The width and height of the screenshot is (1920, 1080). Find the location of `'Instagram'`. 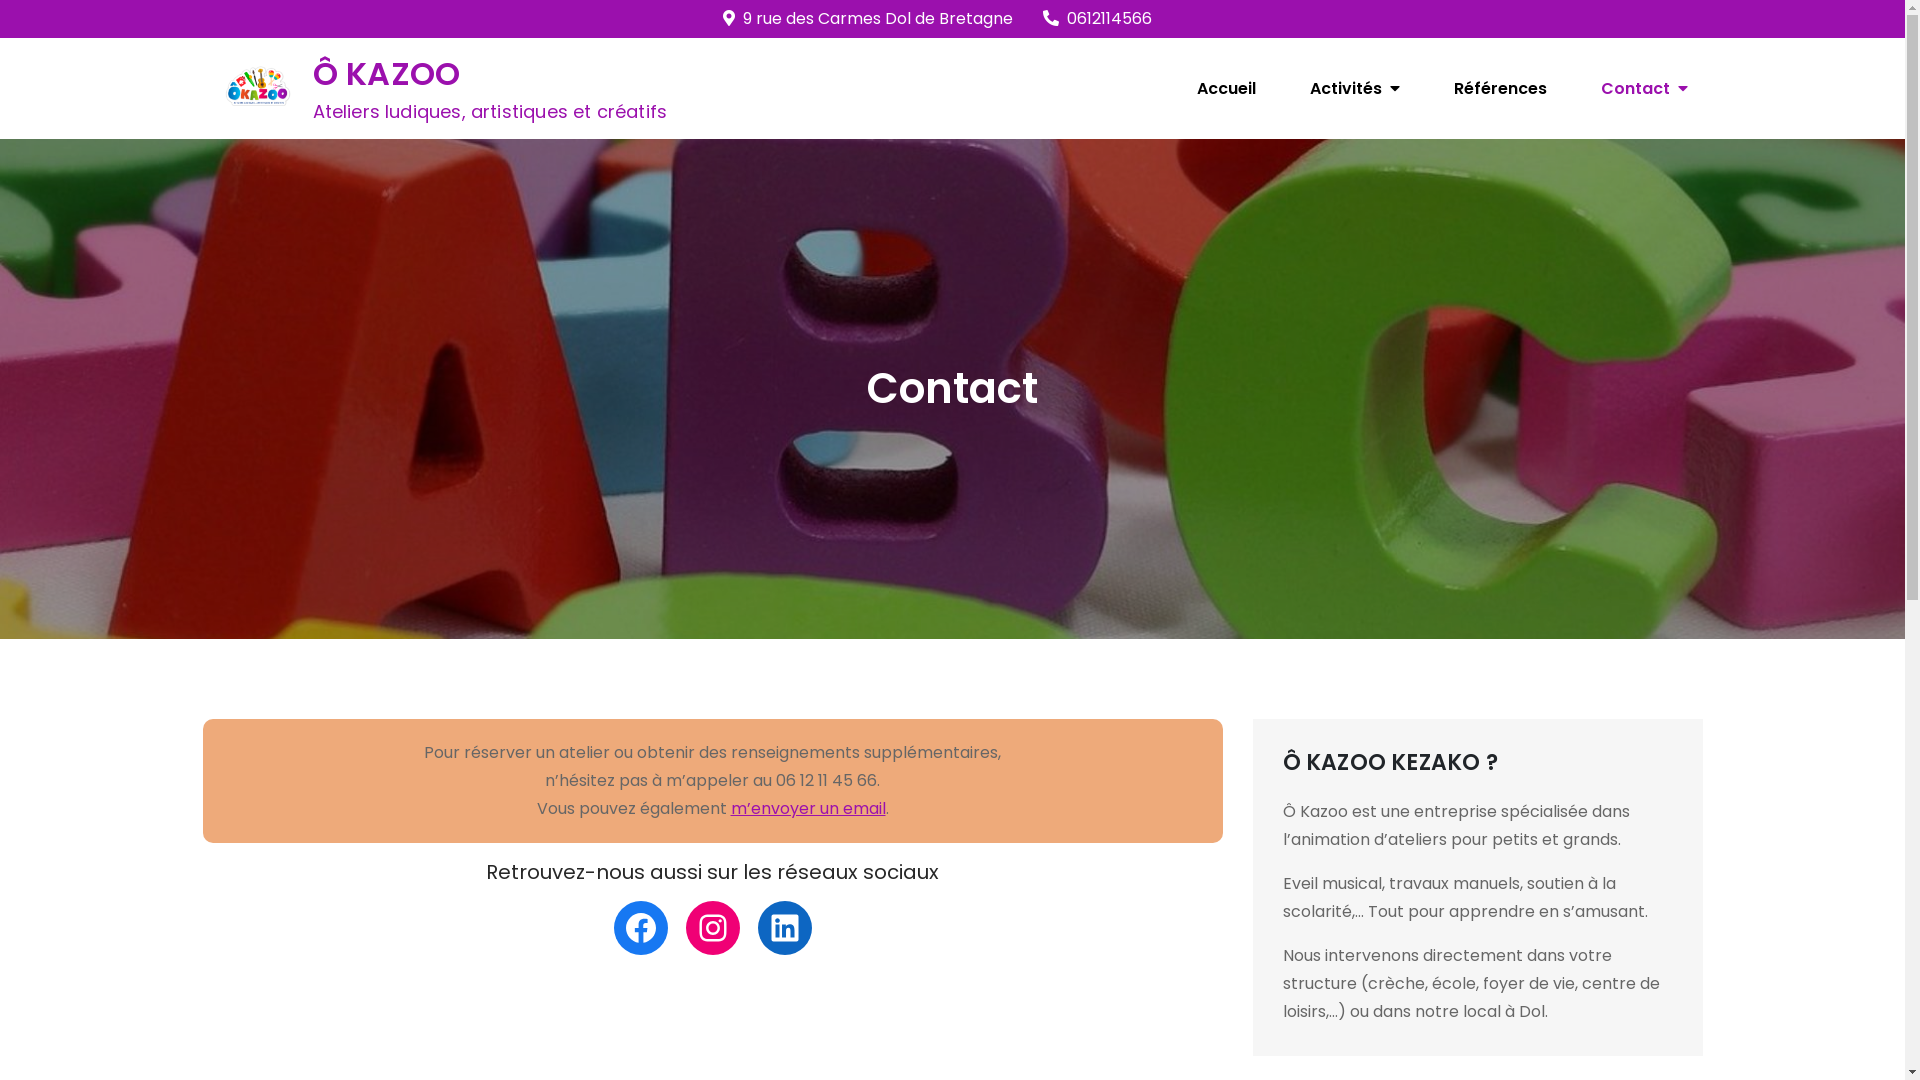

'Instagram' is located at coordinates (713, 928).